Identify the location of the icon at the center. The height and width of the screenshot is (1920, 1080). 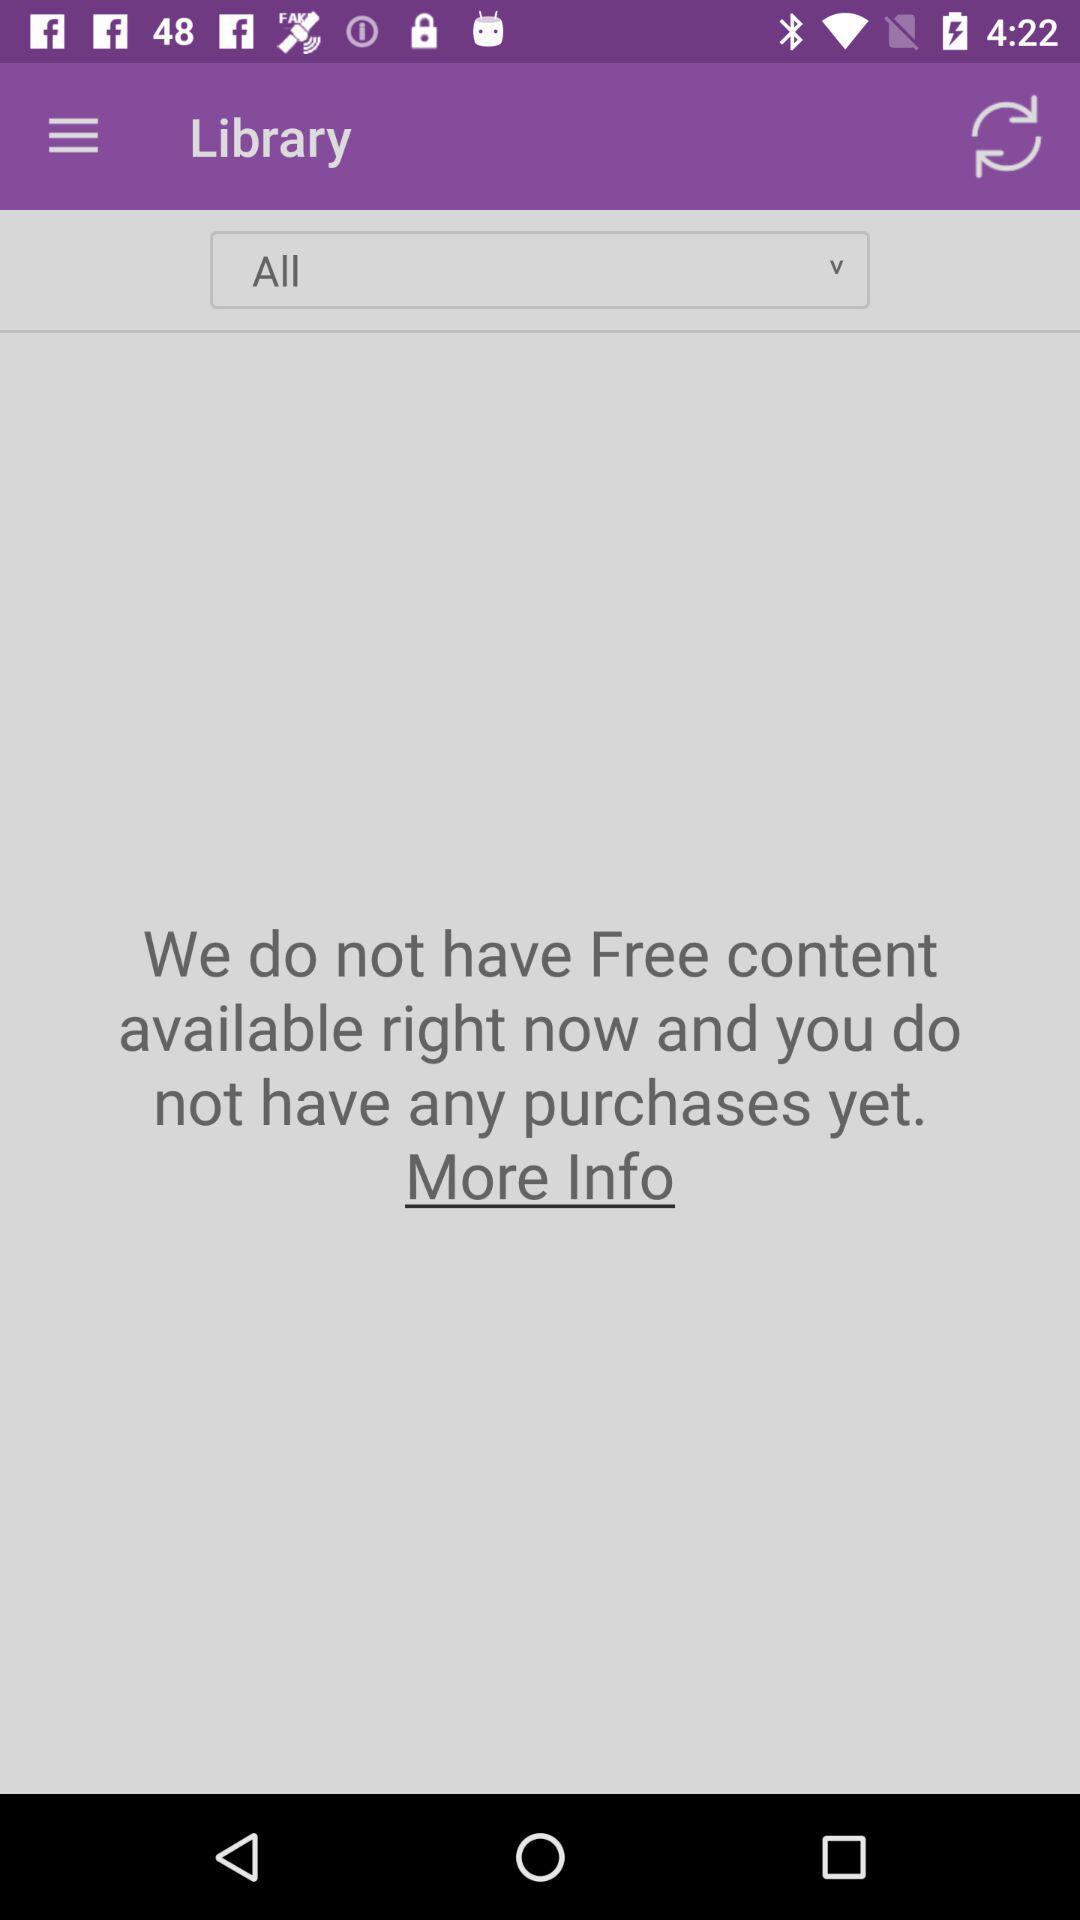
(540, 1062).